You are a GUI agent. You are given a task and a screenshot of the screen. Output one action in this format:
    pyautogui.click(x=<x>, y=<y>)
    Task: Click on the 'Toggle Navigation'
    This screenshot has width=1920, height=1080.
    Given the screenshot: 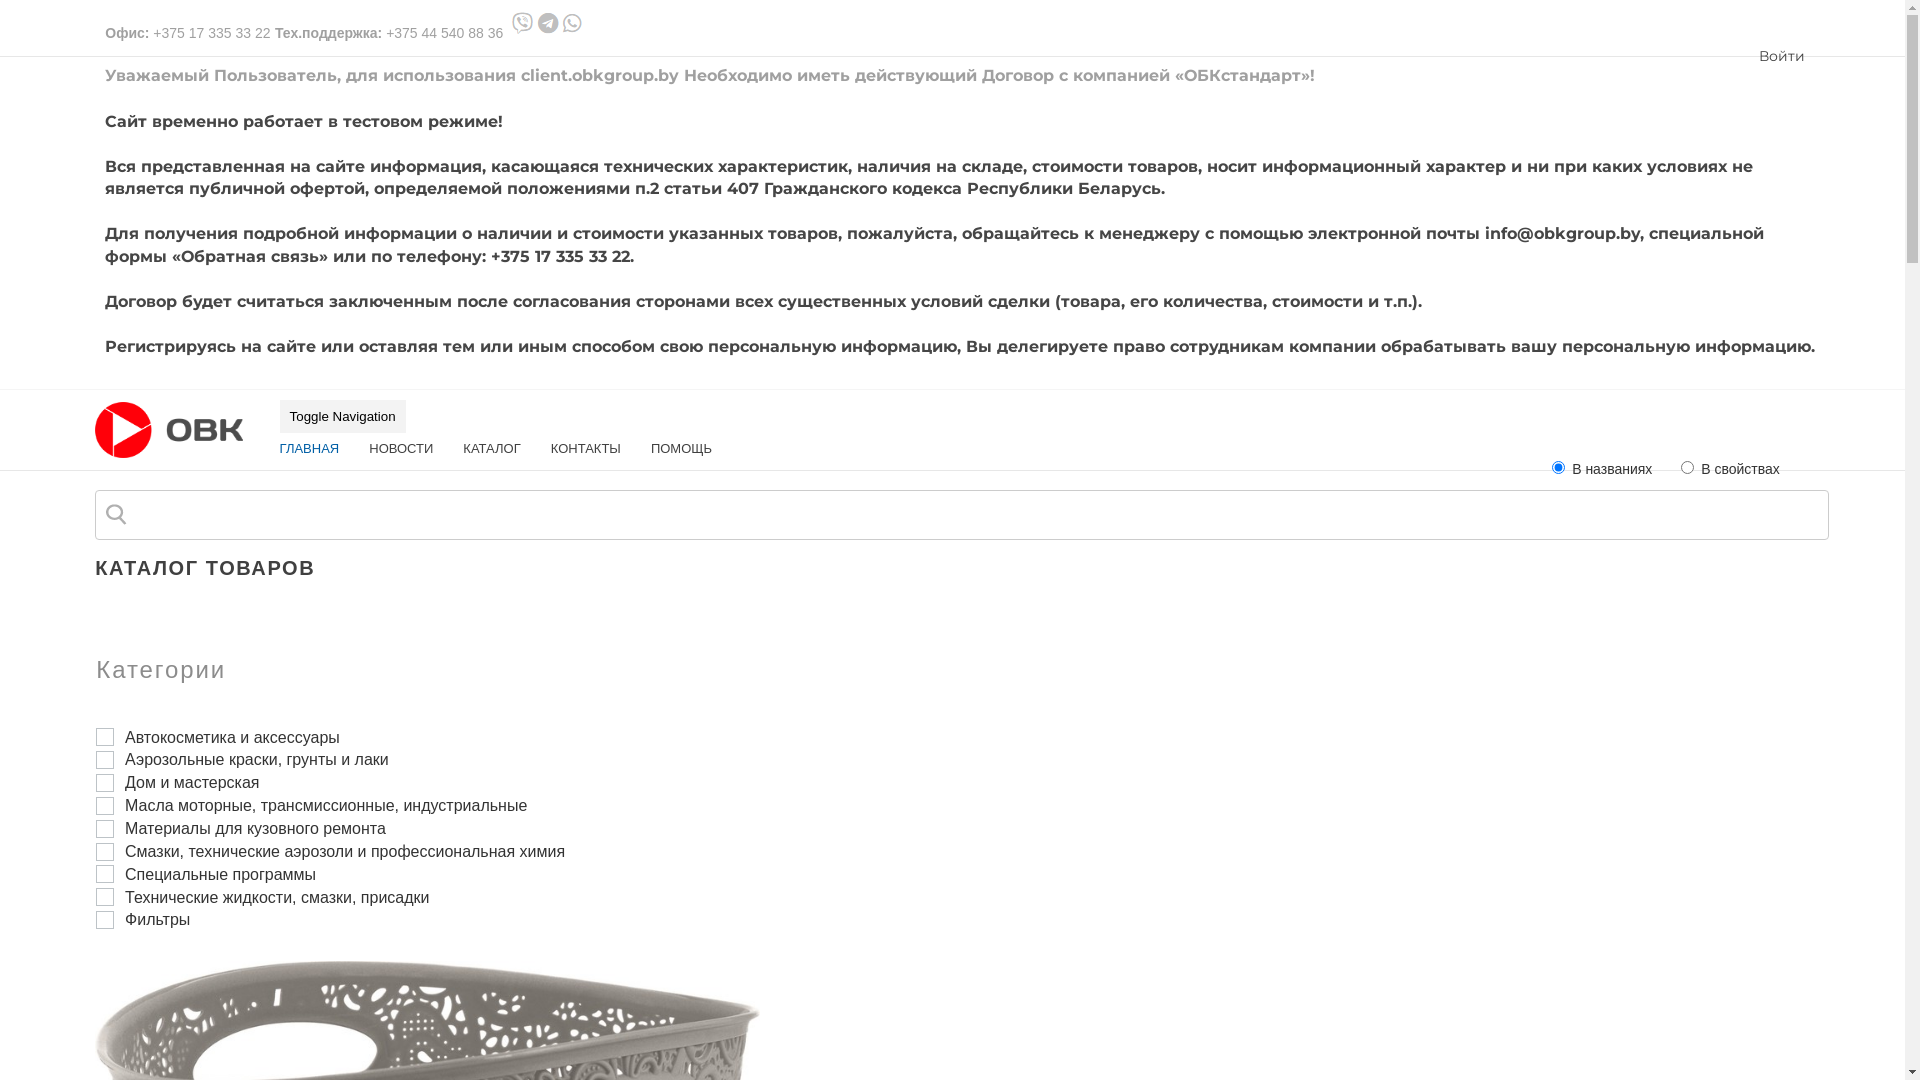 What is the action you would take?
    pyautogui.click(x=278, y=415)
    